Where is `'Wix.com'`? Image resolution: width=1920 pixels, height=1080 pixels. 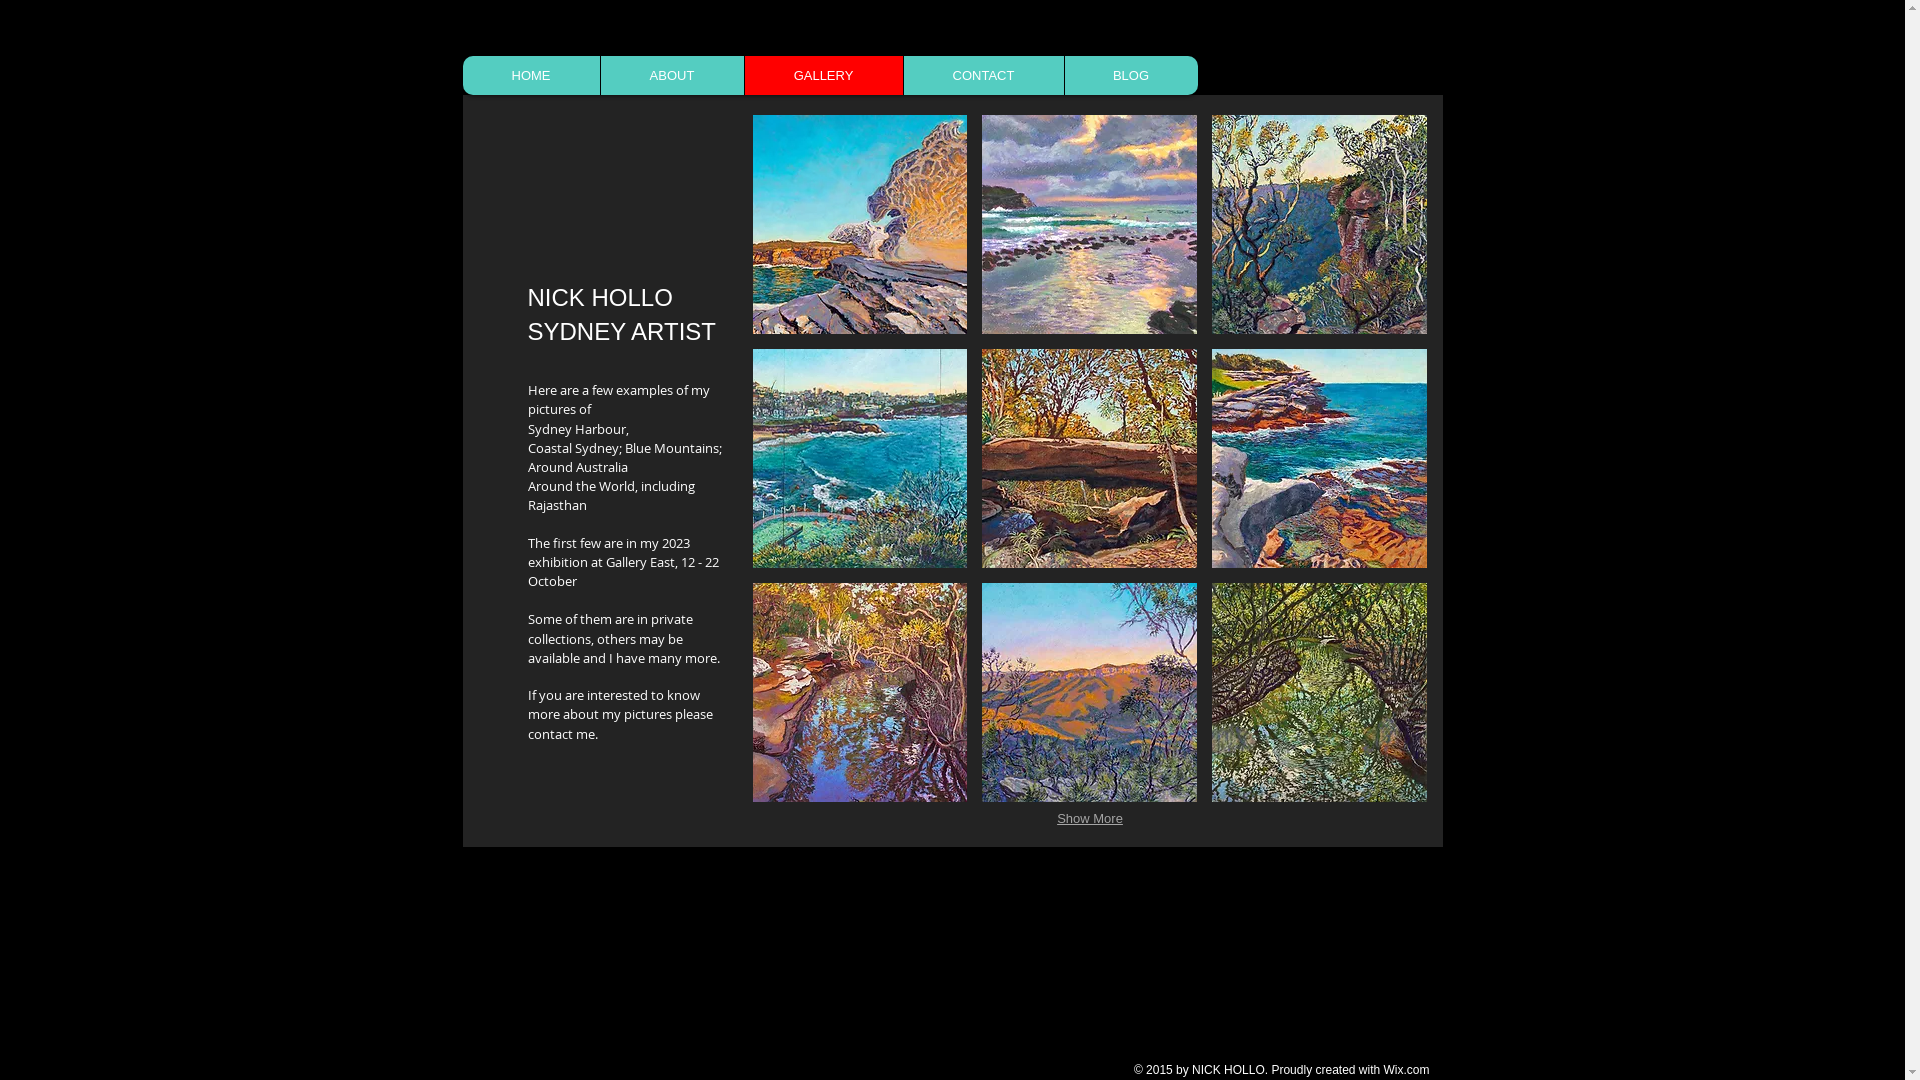 'Wix.com' is located at coordinates (1382, 1068).